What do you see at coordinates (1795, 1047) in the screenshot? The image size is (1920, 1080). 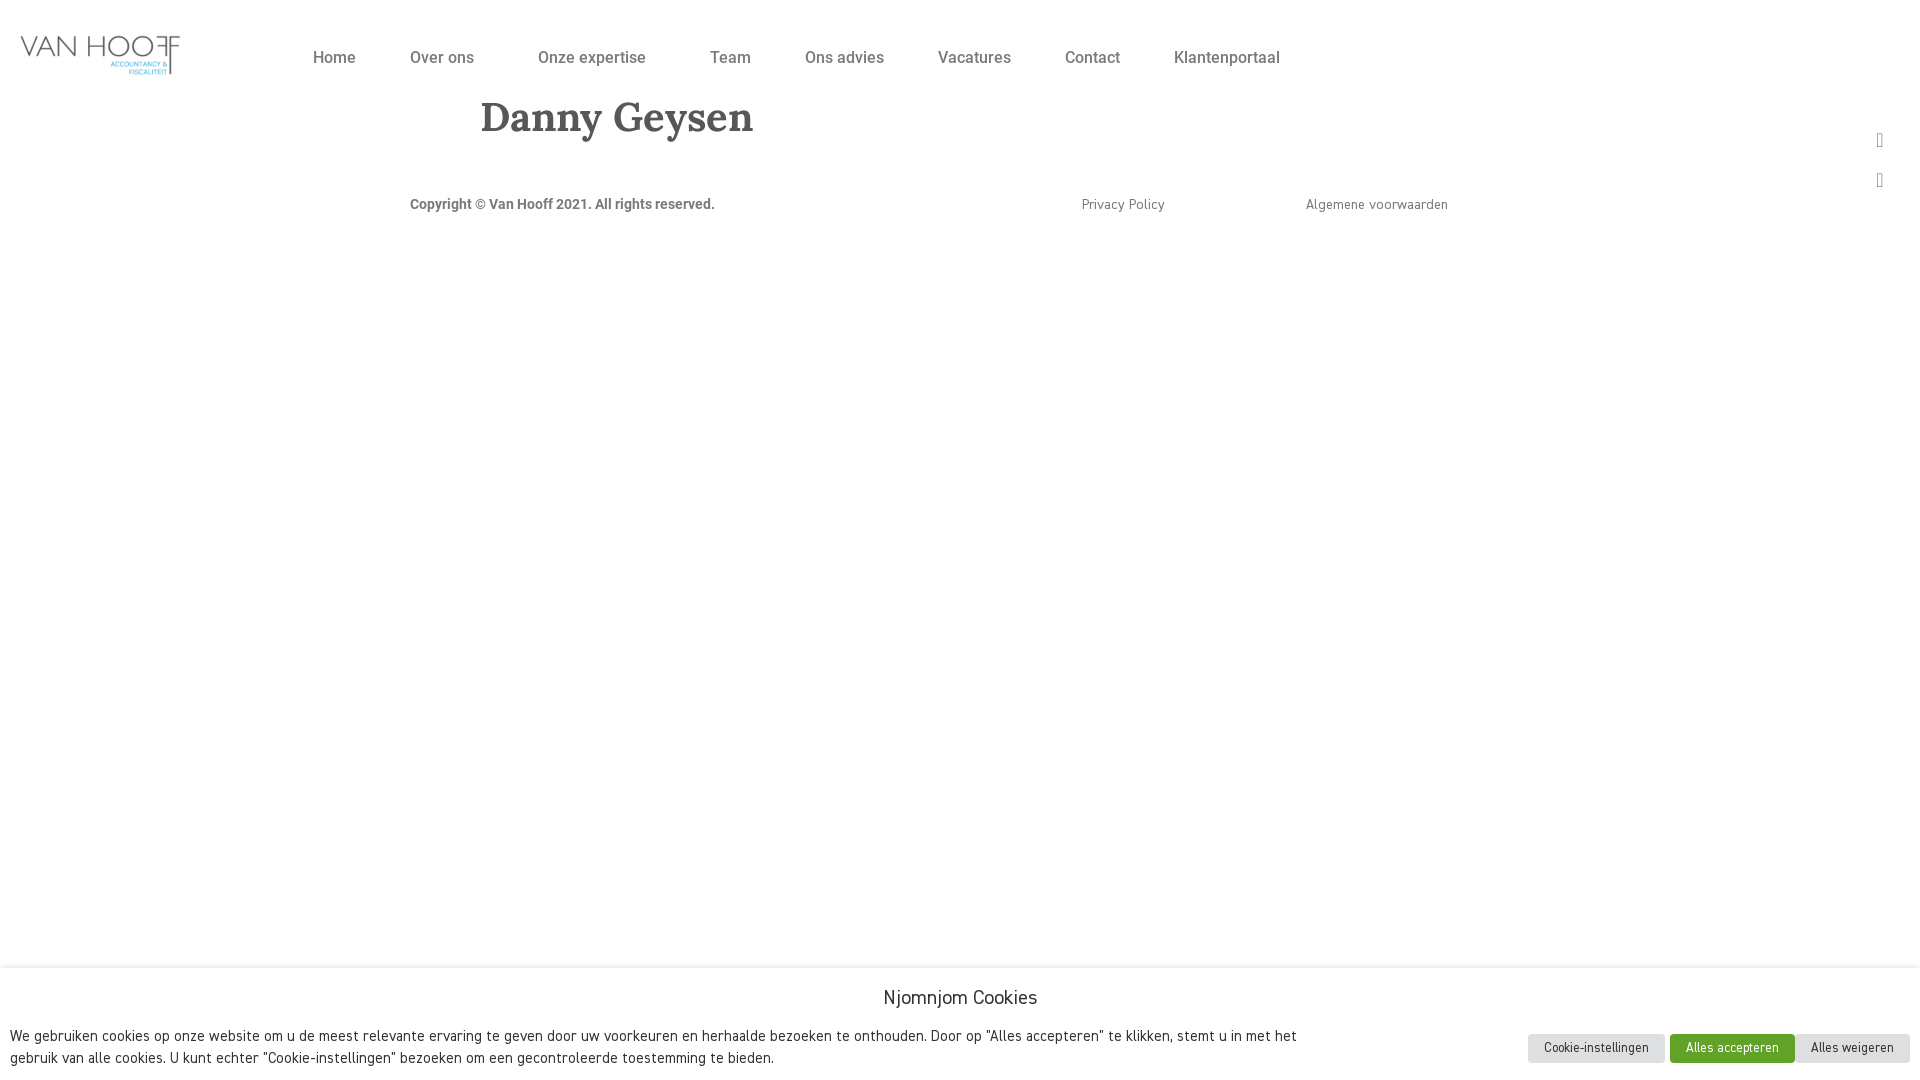 I see `'Alles weigeren'` at bounding box center [1795, 1047].